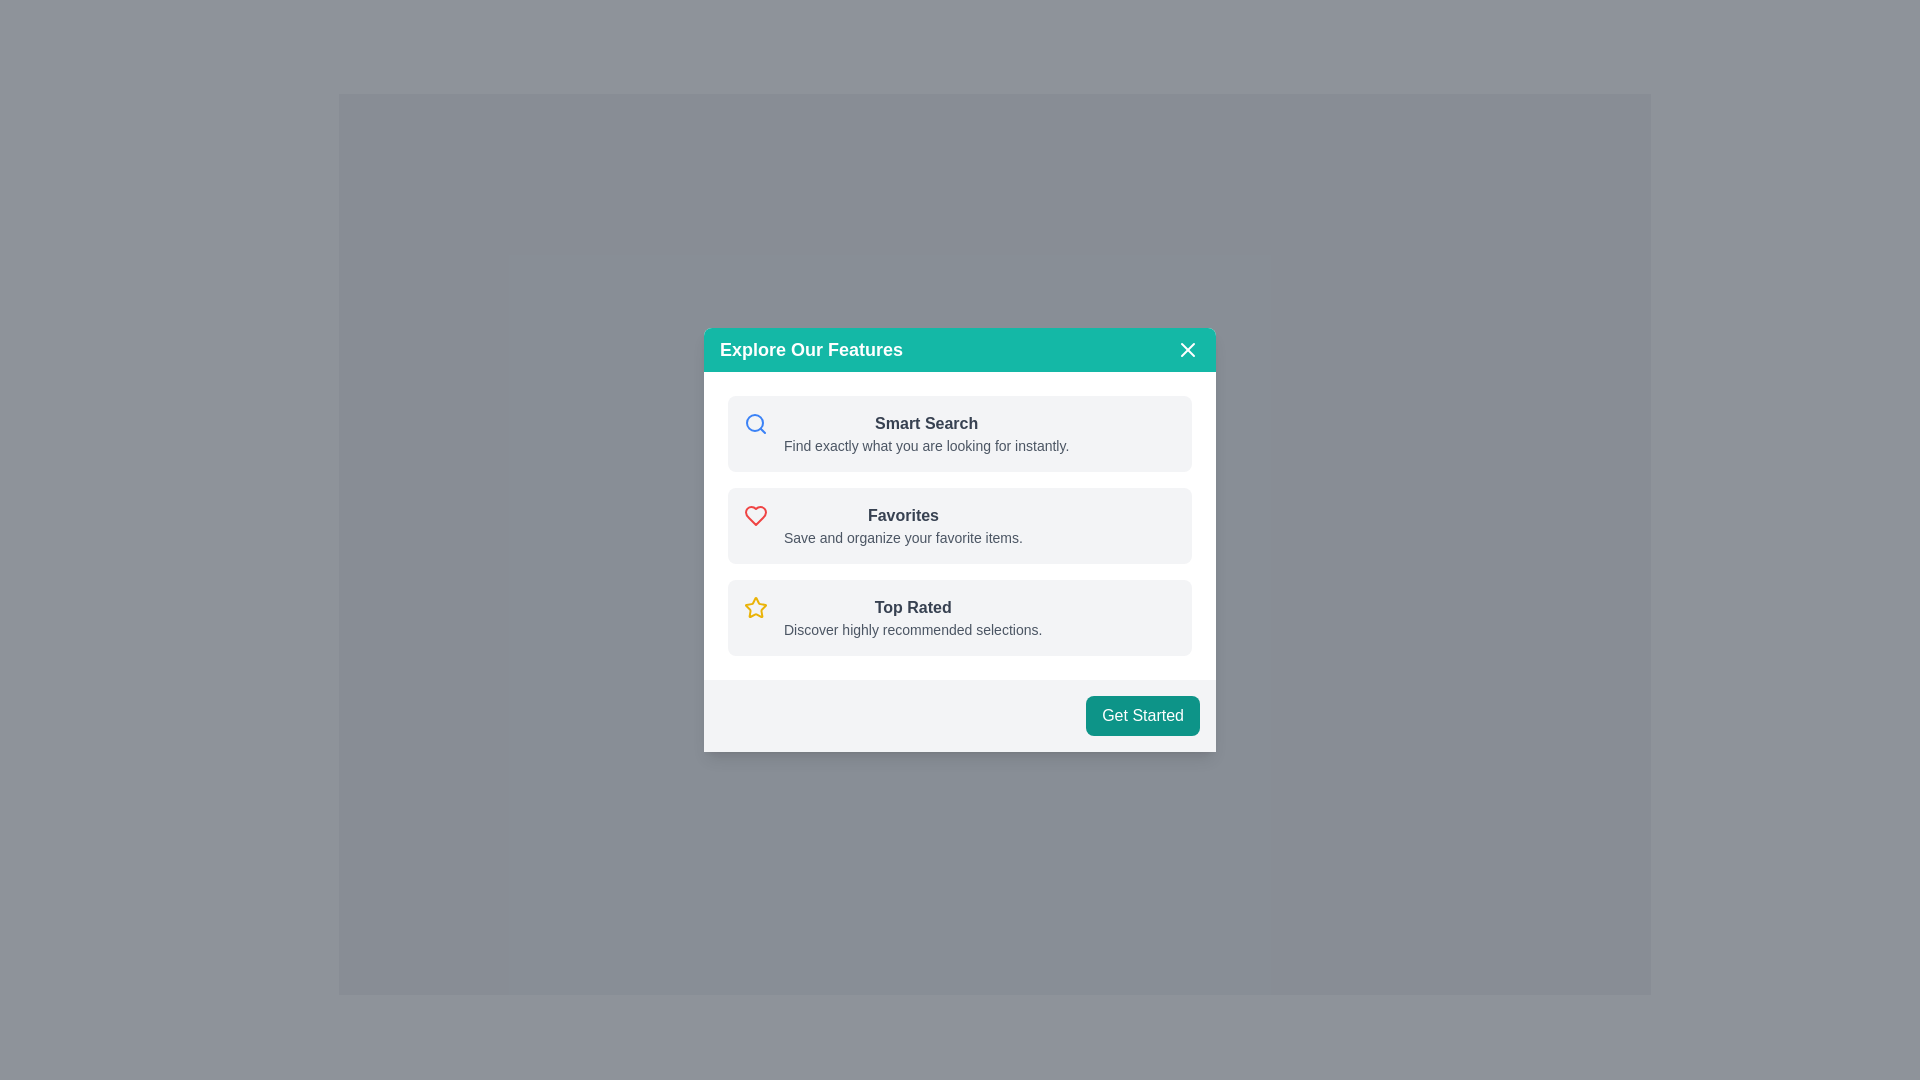  Describe the element at coordinates (912, 607) in the screenshot. I see `the 'Top Rated' text label, which is styled in a medium bold dark gray font and located above a description text, to associate it with the description below` at that location.